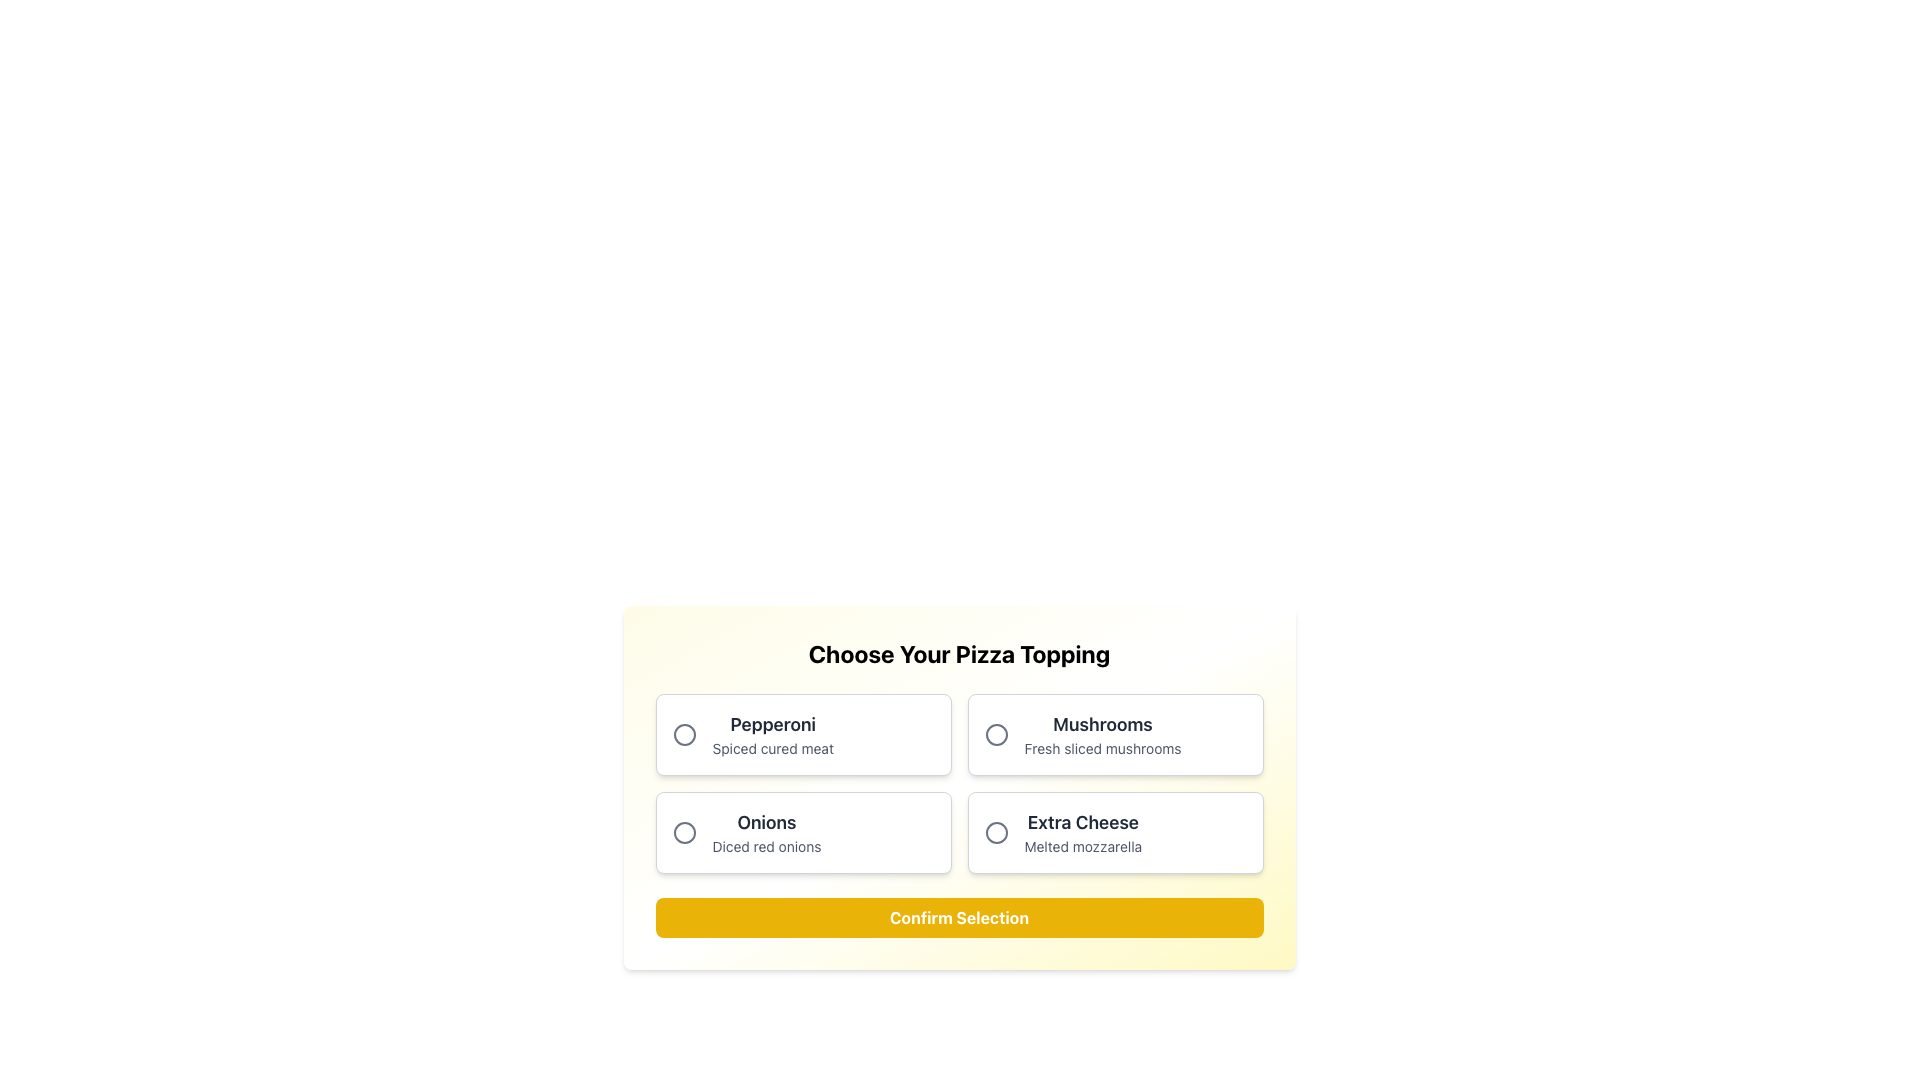 This screenshot has height=1080, width=1920. I want to click on the Text Label that provides additional information about the selection option 'Onions', located beneath the text 'Onions' in the bottom-left grid cell of the menu, so click(766, 847).